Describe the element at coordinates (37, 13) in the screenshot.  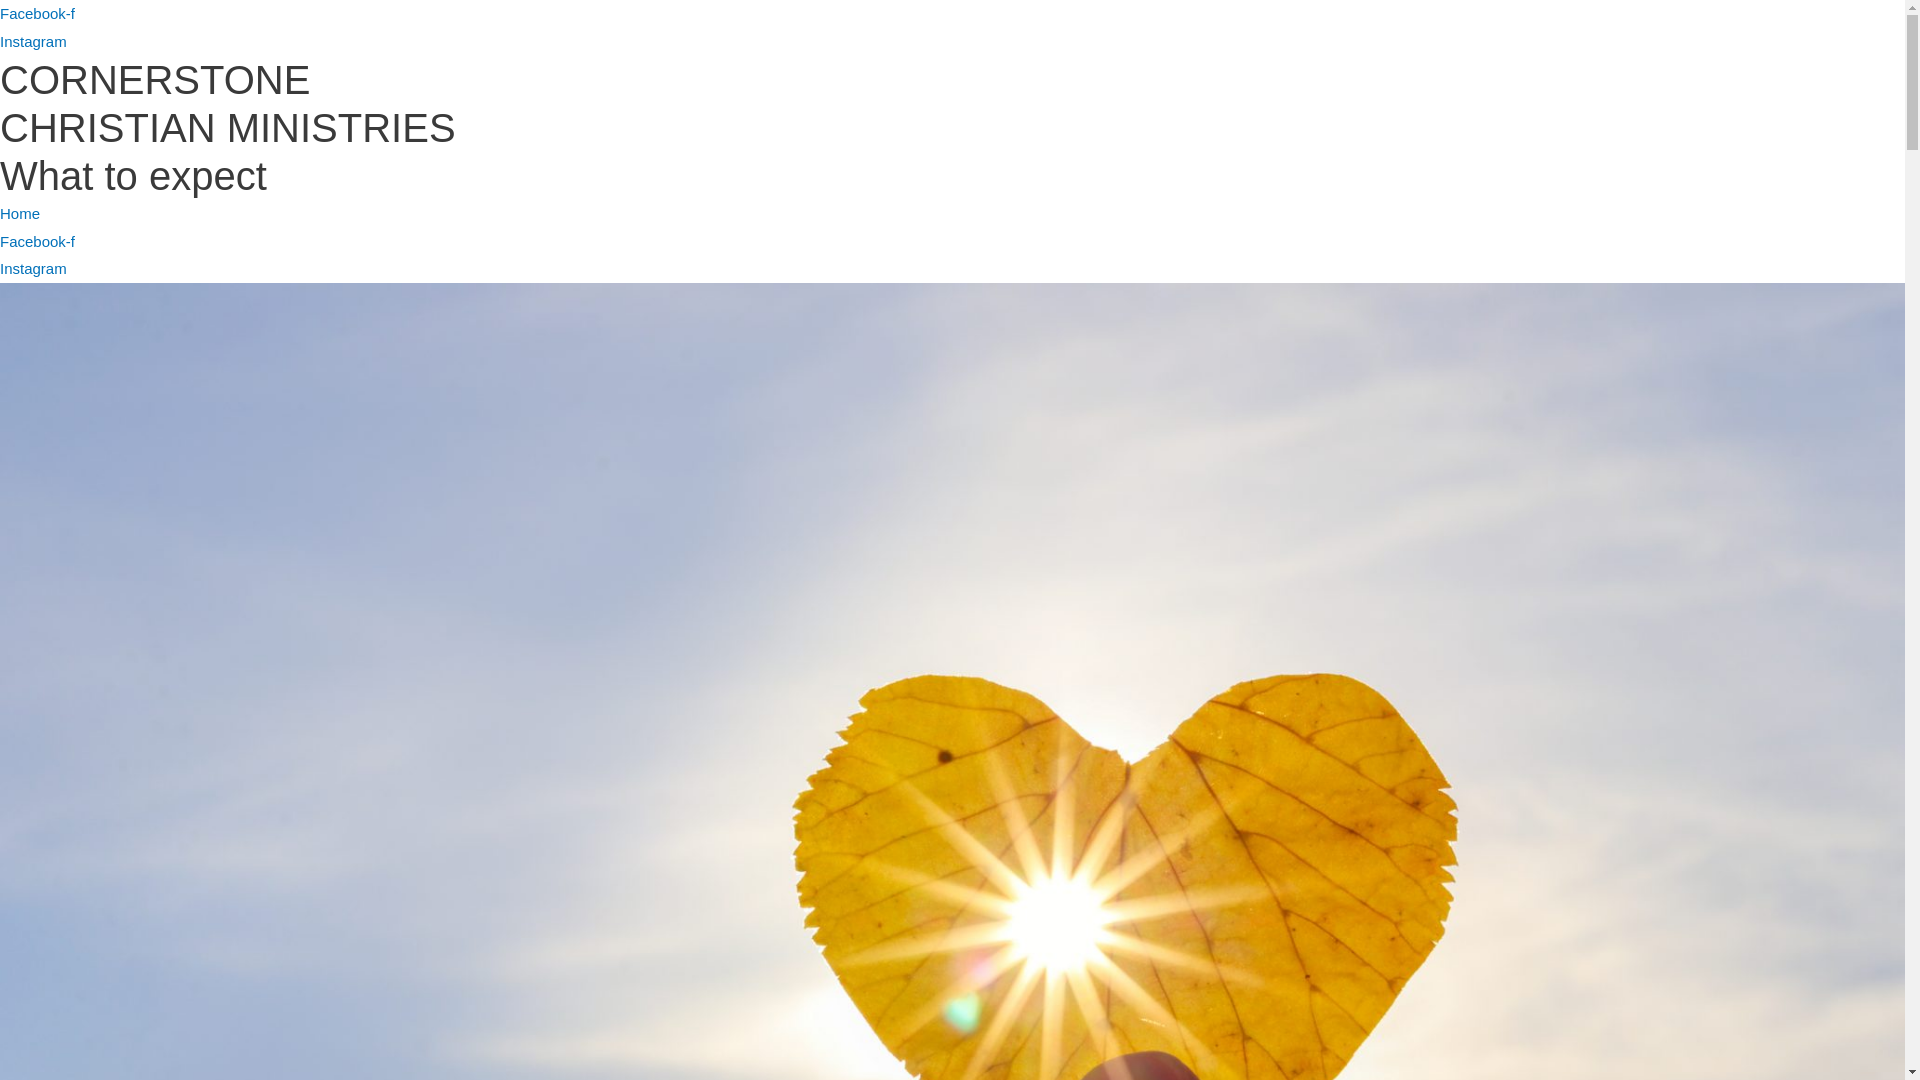
I see `'Facebook-f'` at that location.